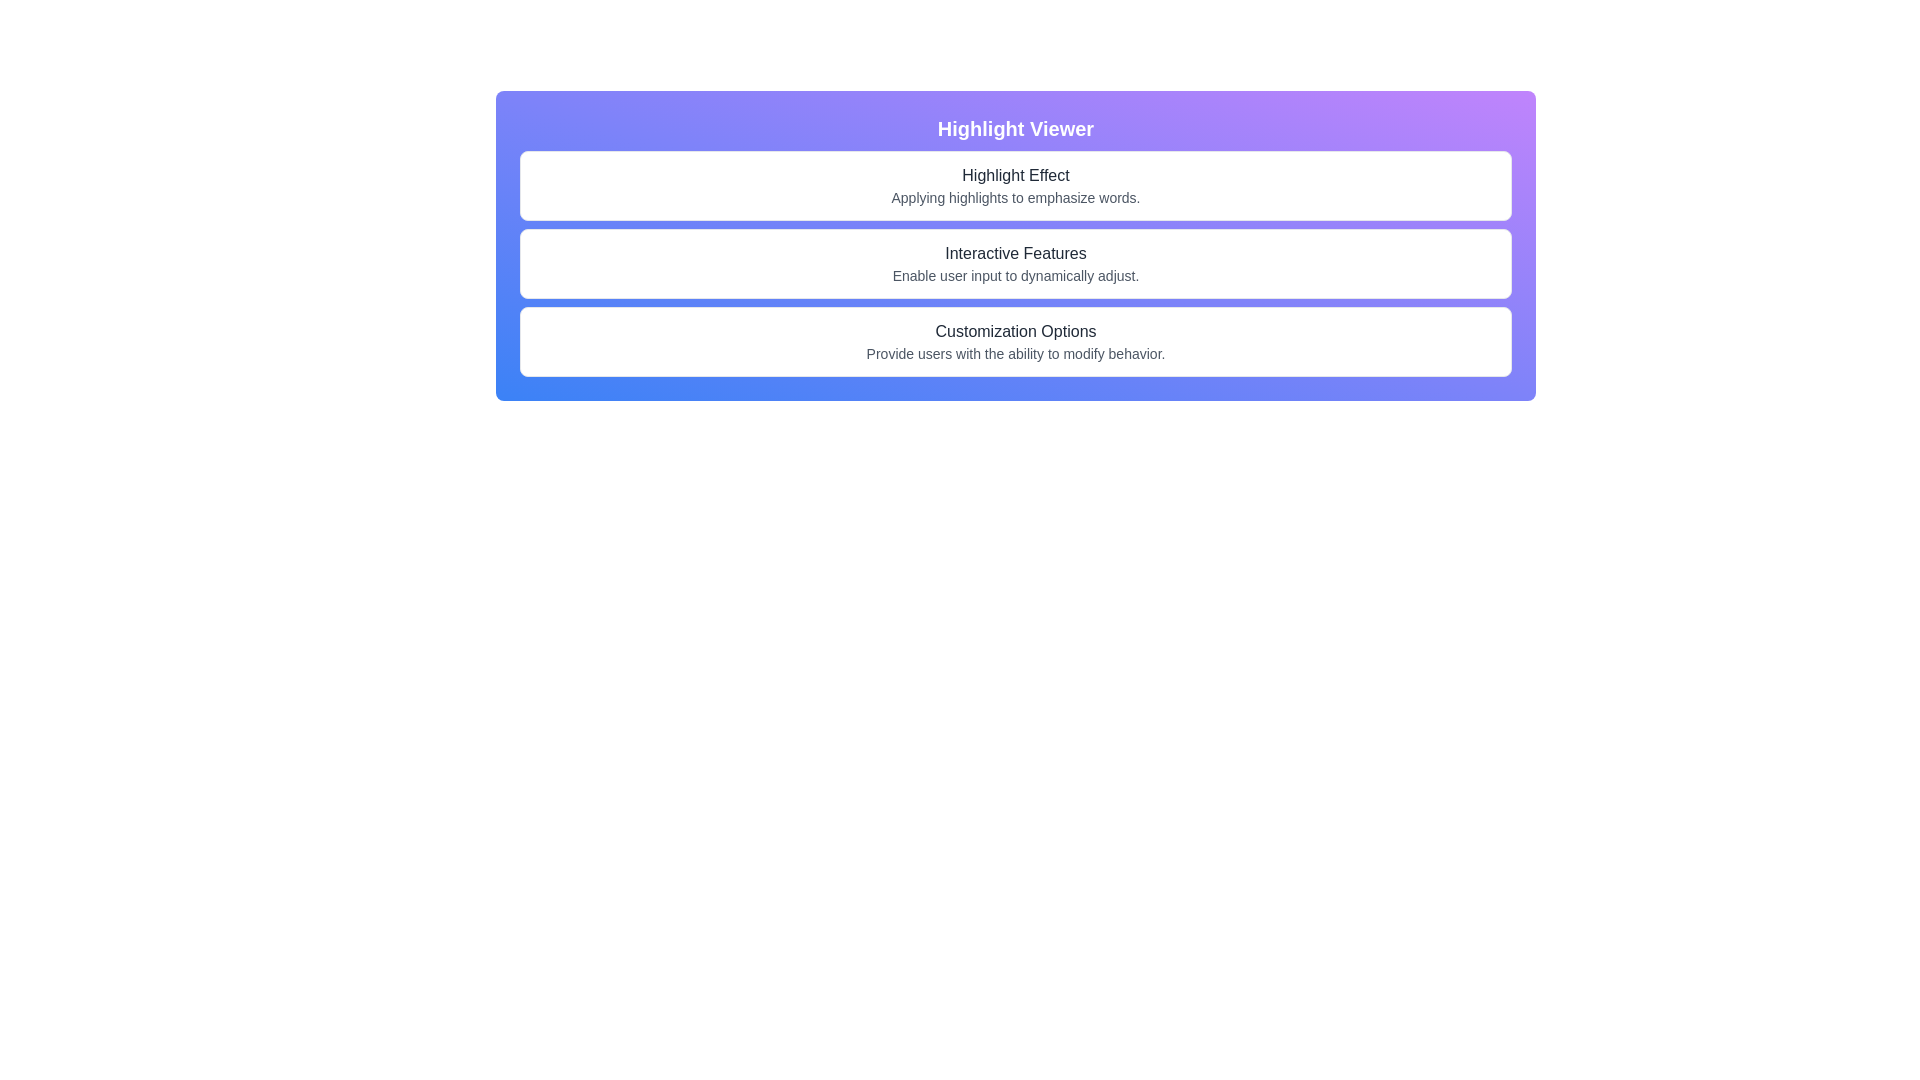 Image resolution: width=1920 pixels, height=1080 pixels. Describe the element at coordinates (1037, 252) in the screenshot. I see `the last 'e' in the text 'Features' of the 'Interactive Features' string, which is styled with an underline on hover` at that location.